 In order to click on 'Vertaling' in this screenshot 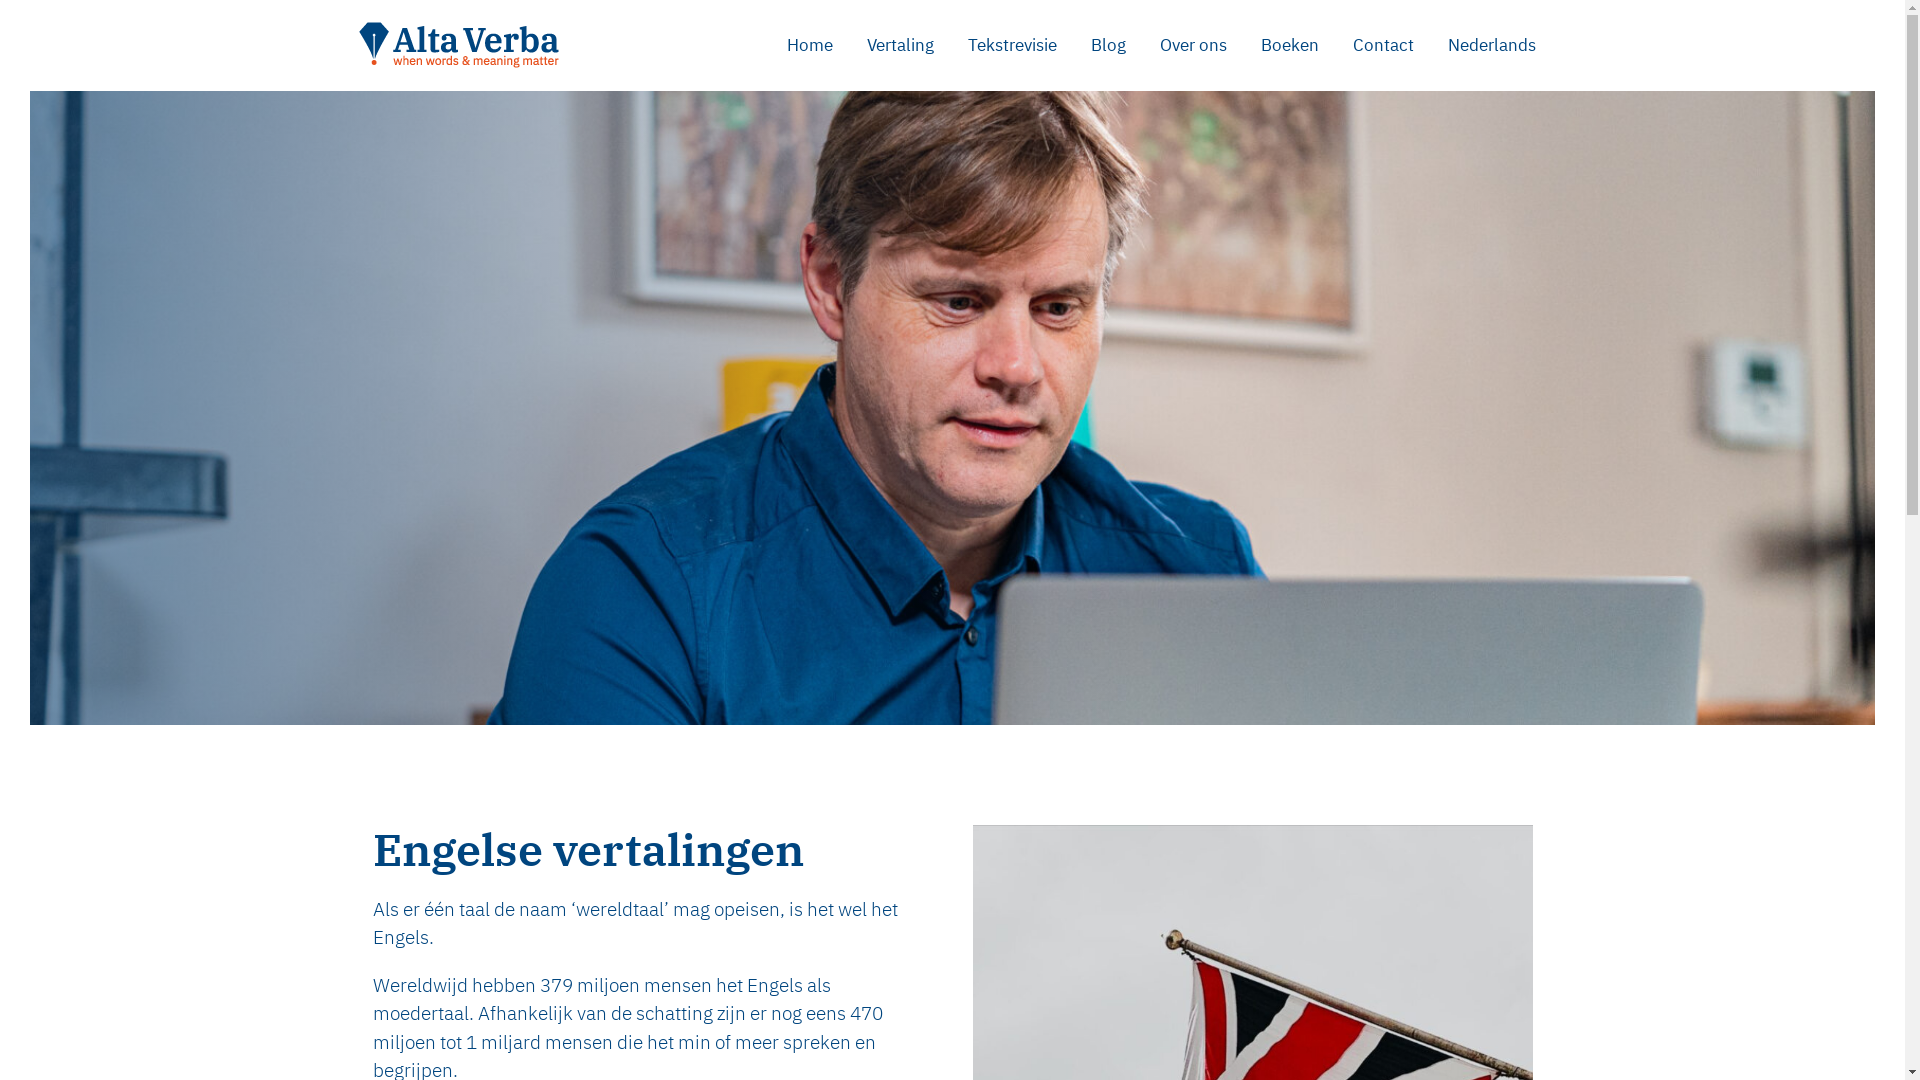, I will do `click(899, 45)`.